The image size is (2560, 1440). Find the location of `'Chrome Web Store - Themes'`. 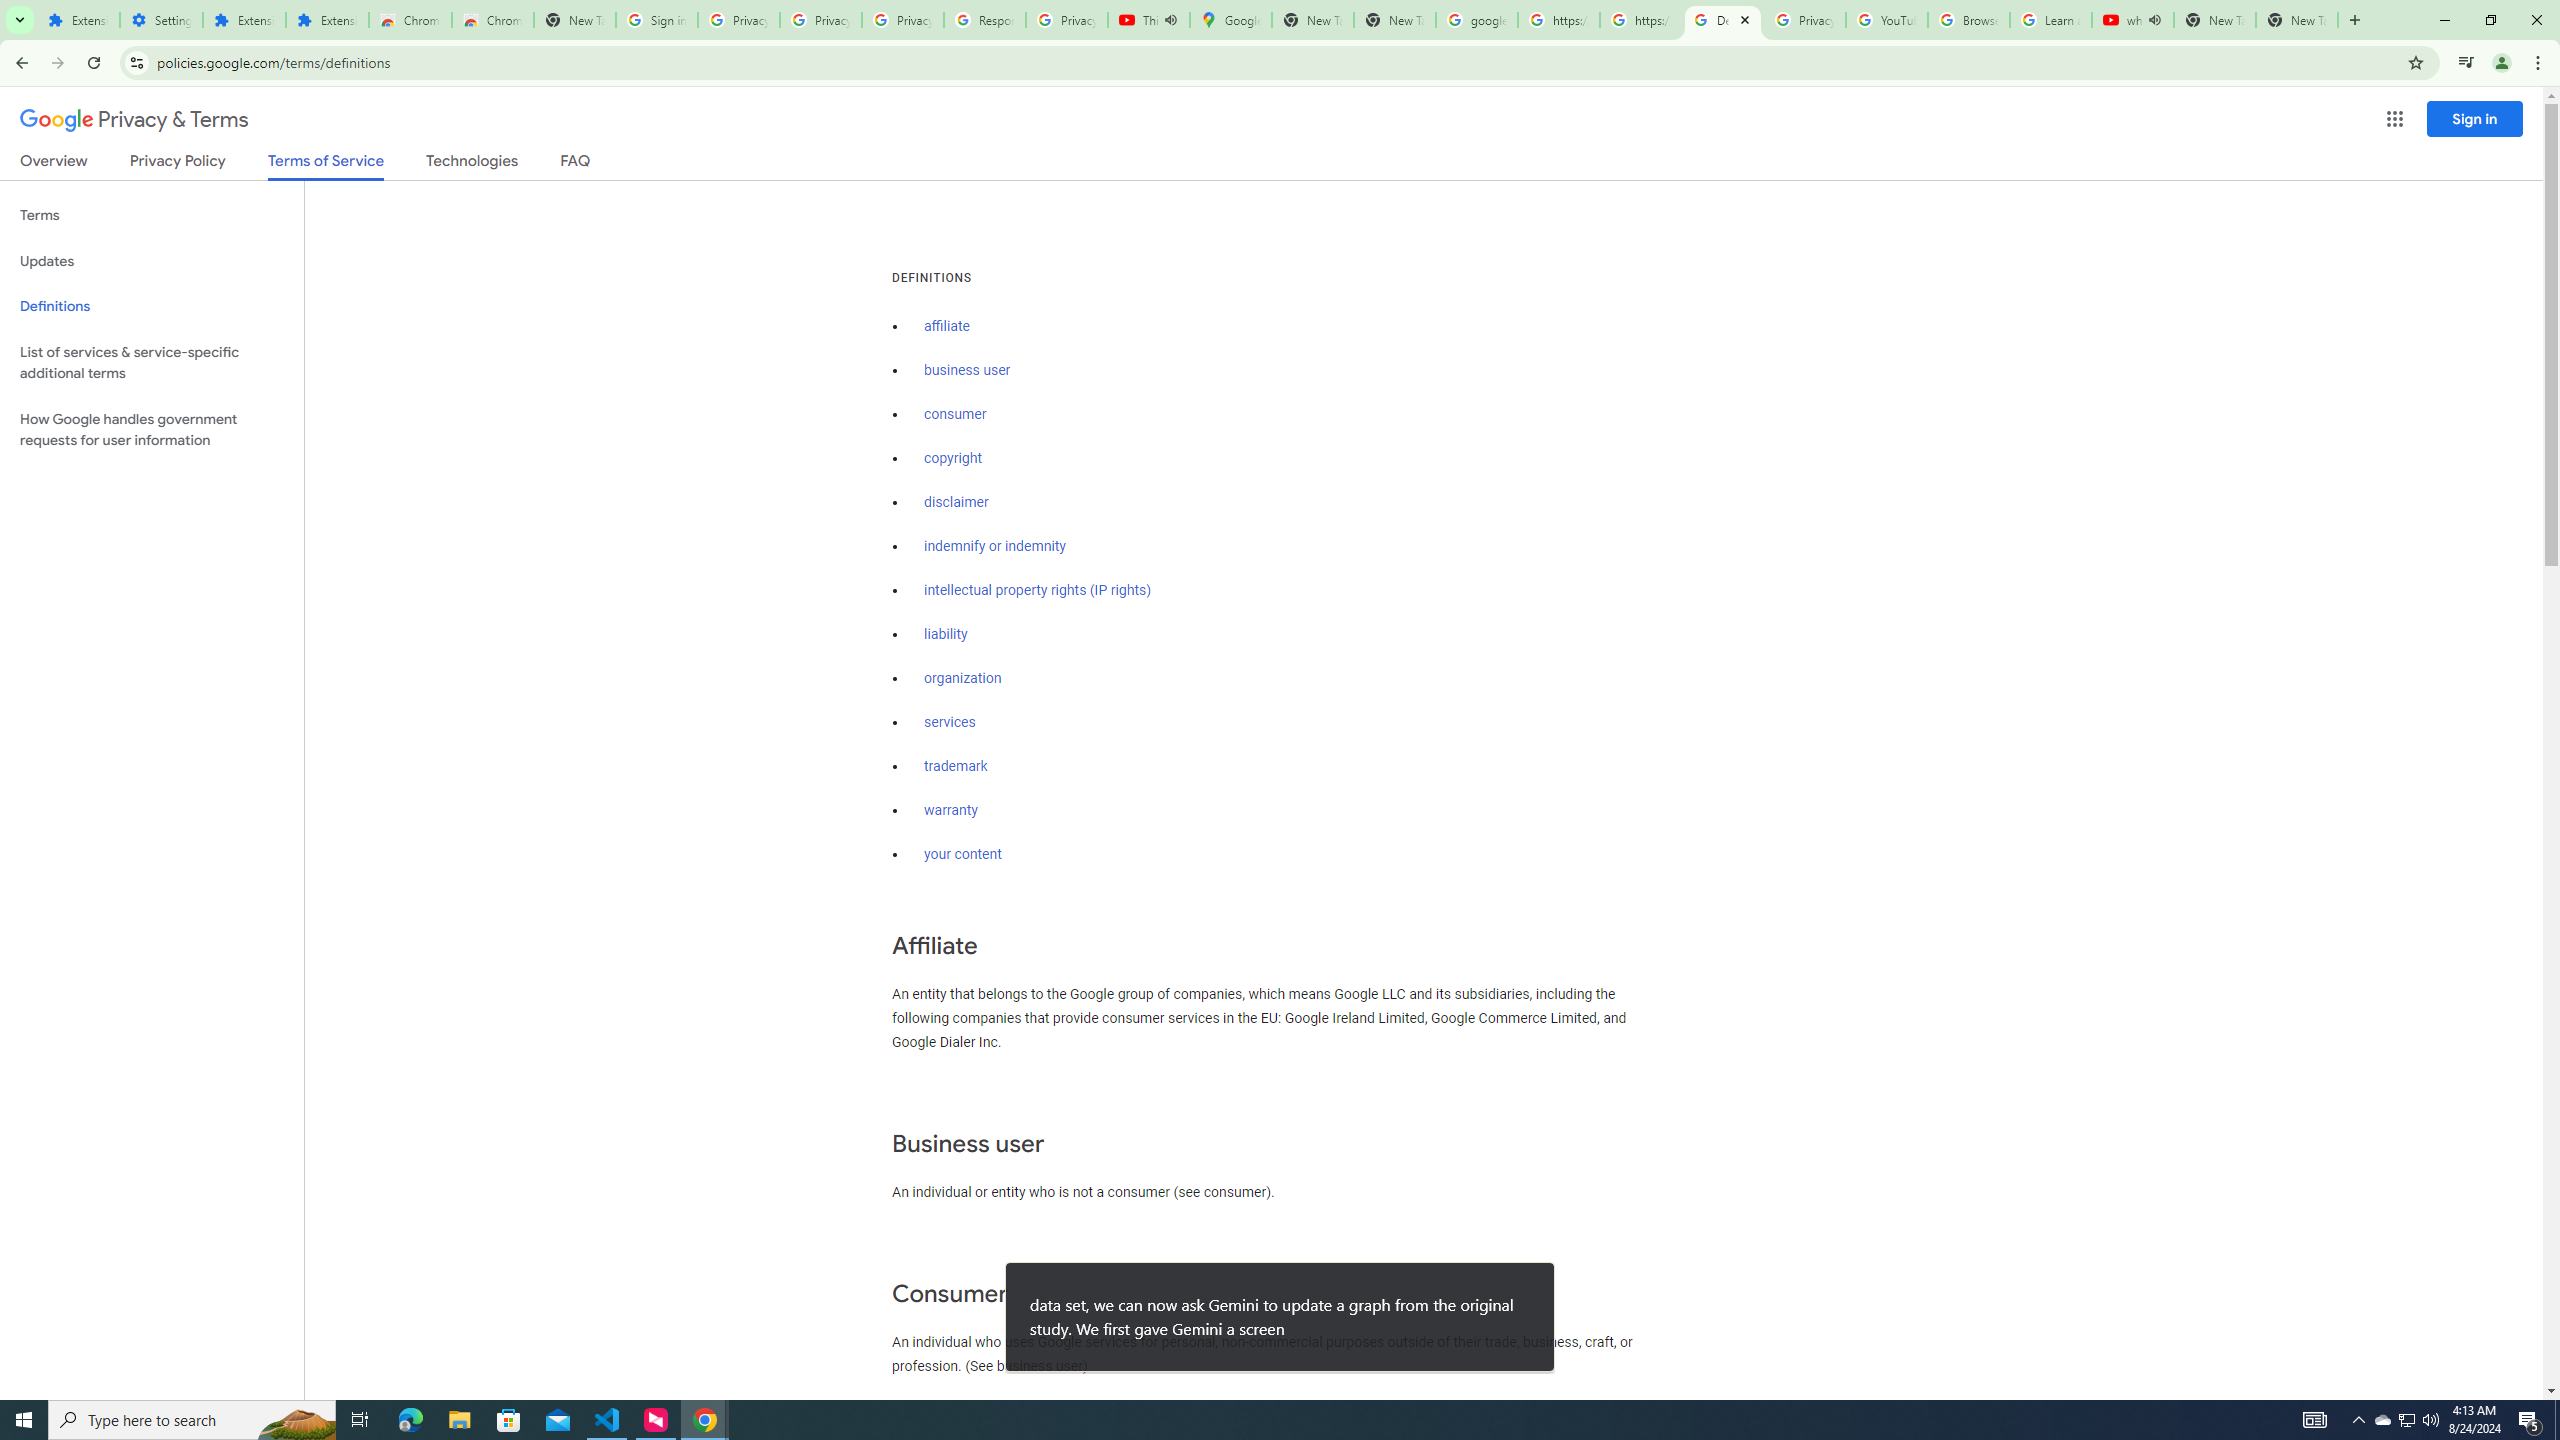

'Chrome Web Store - Themes' is located at coordinates (492, 19).